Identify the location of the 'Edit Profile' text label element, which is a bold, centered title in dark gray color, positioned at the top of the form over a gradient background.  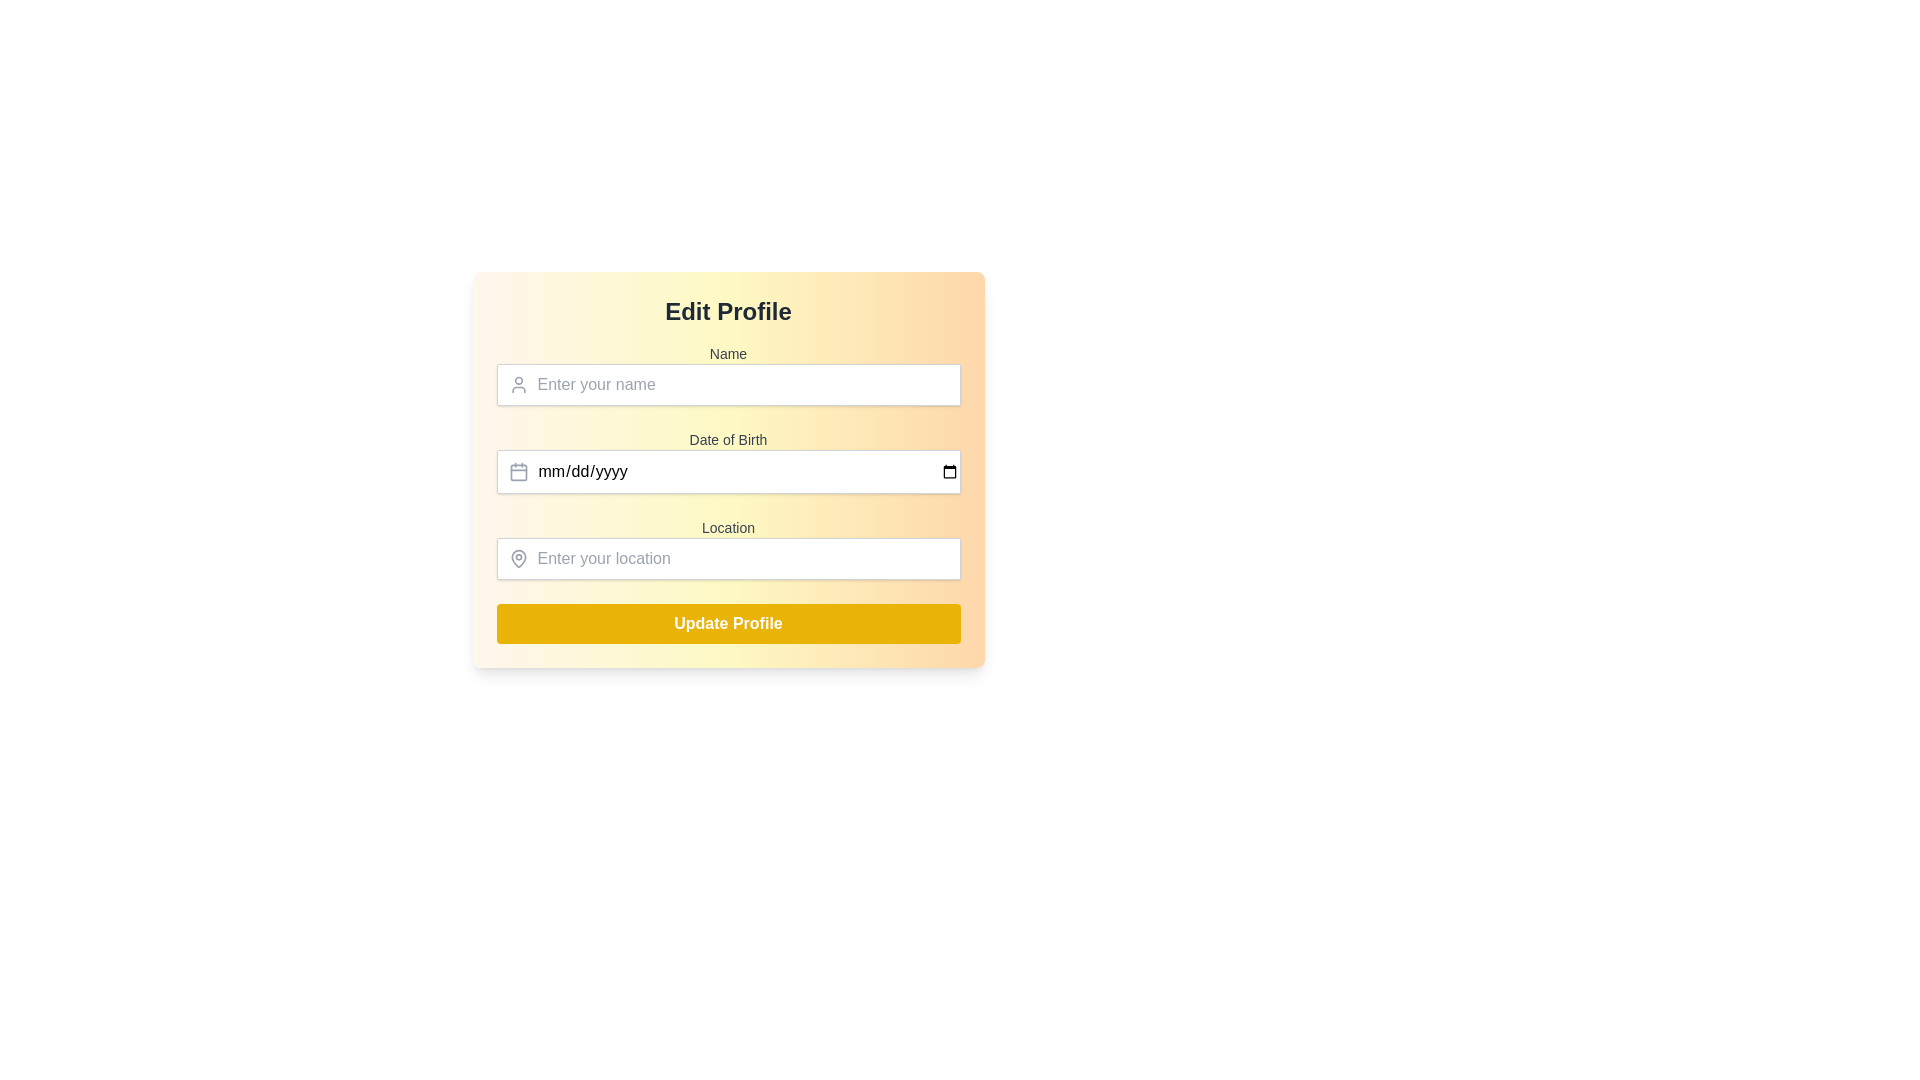
(727, 312).